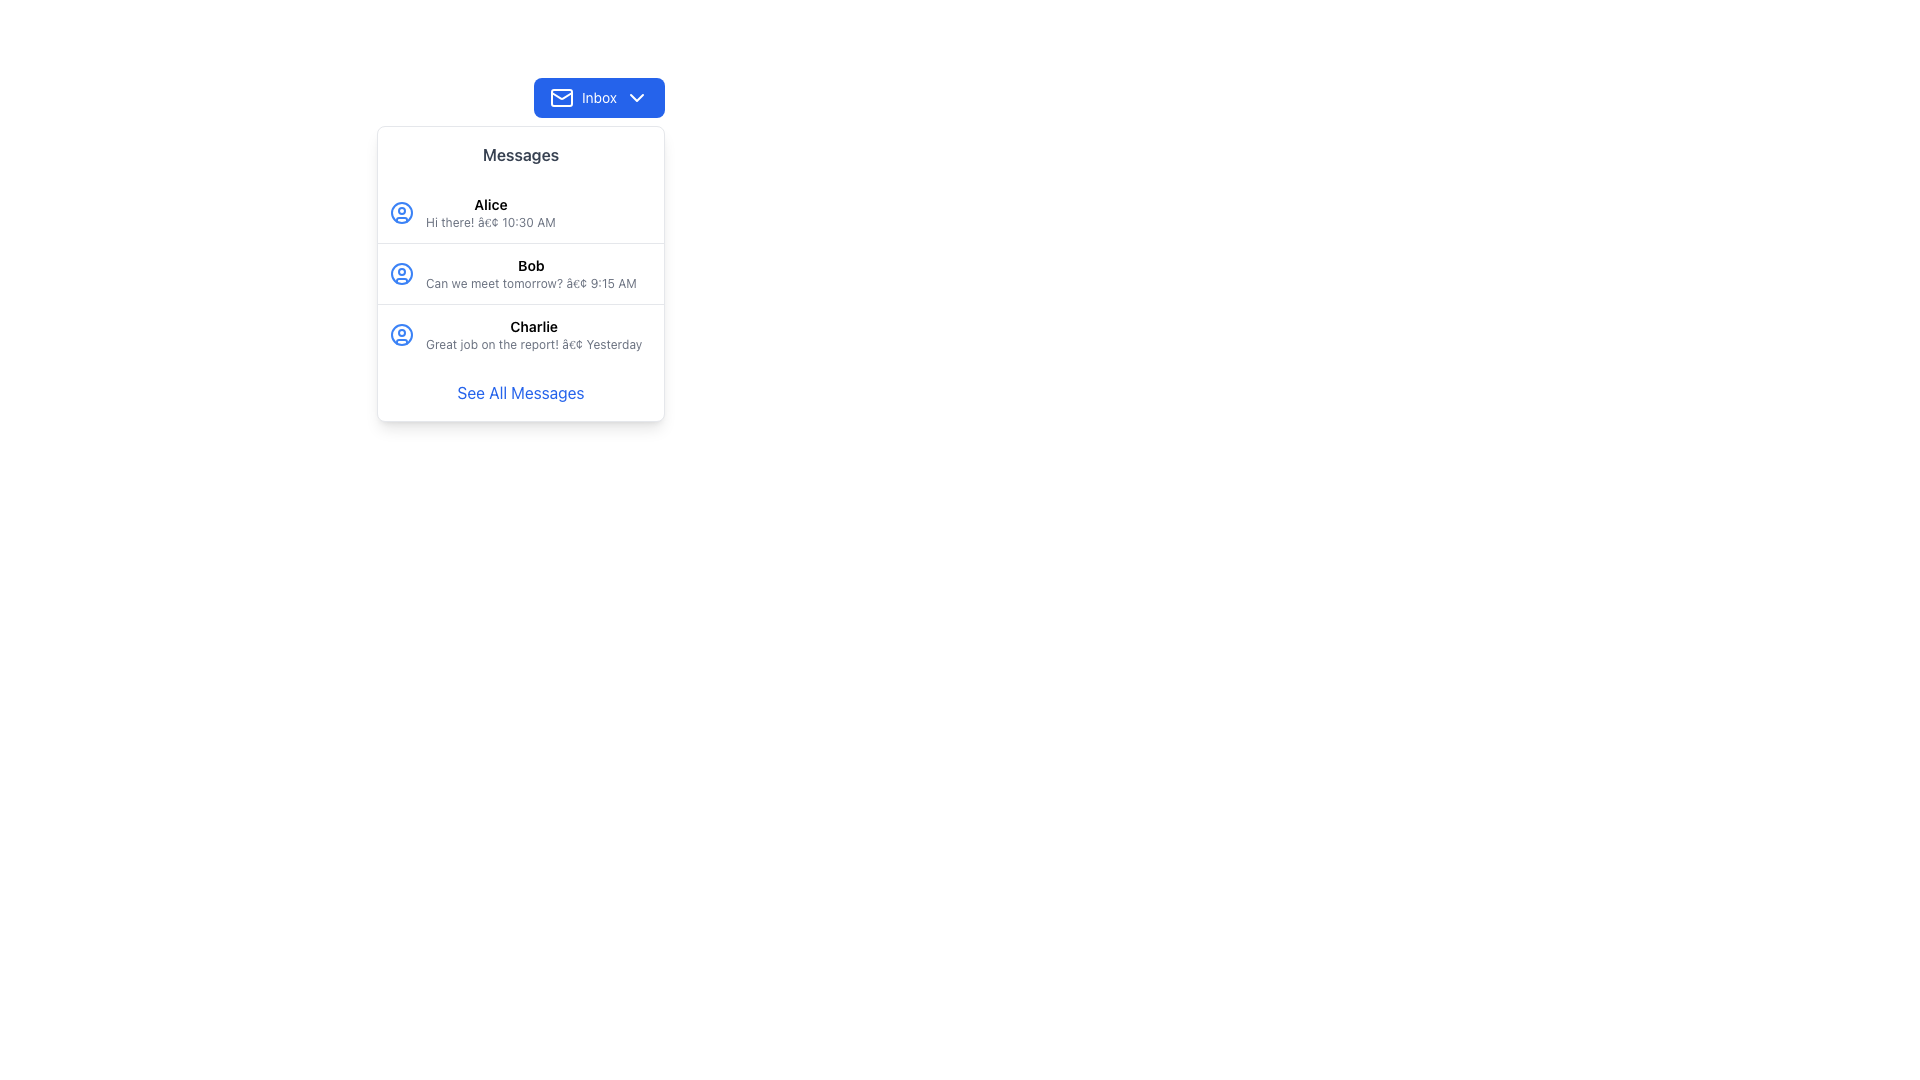 Image resolution: width=1920 pixels, height=1080 pixels. I want to click on the label identifying the sender of a message located at the top of the message summary section, so click(490, 204).